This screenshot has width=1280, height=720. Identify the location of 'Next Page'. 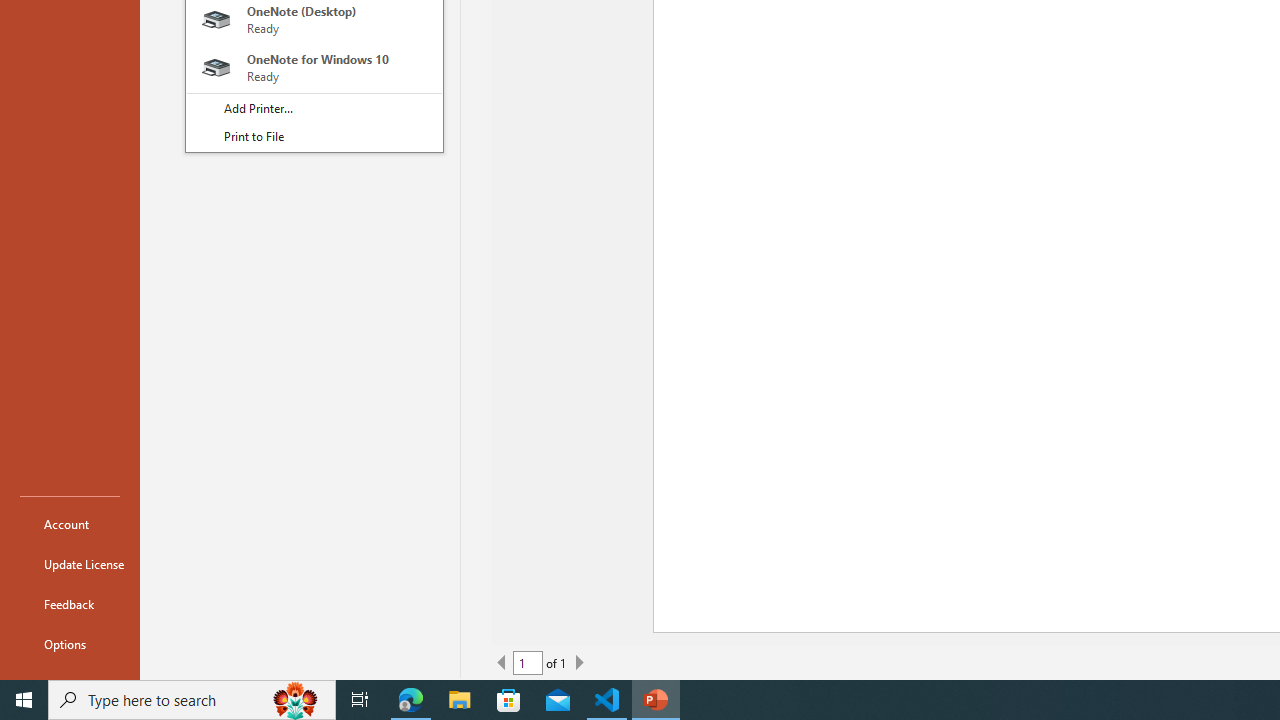
(578, 663).